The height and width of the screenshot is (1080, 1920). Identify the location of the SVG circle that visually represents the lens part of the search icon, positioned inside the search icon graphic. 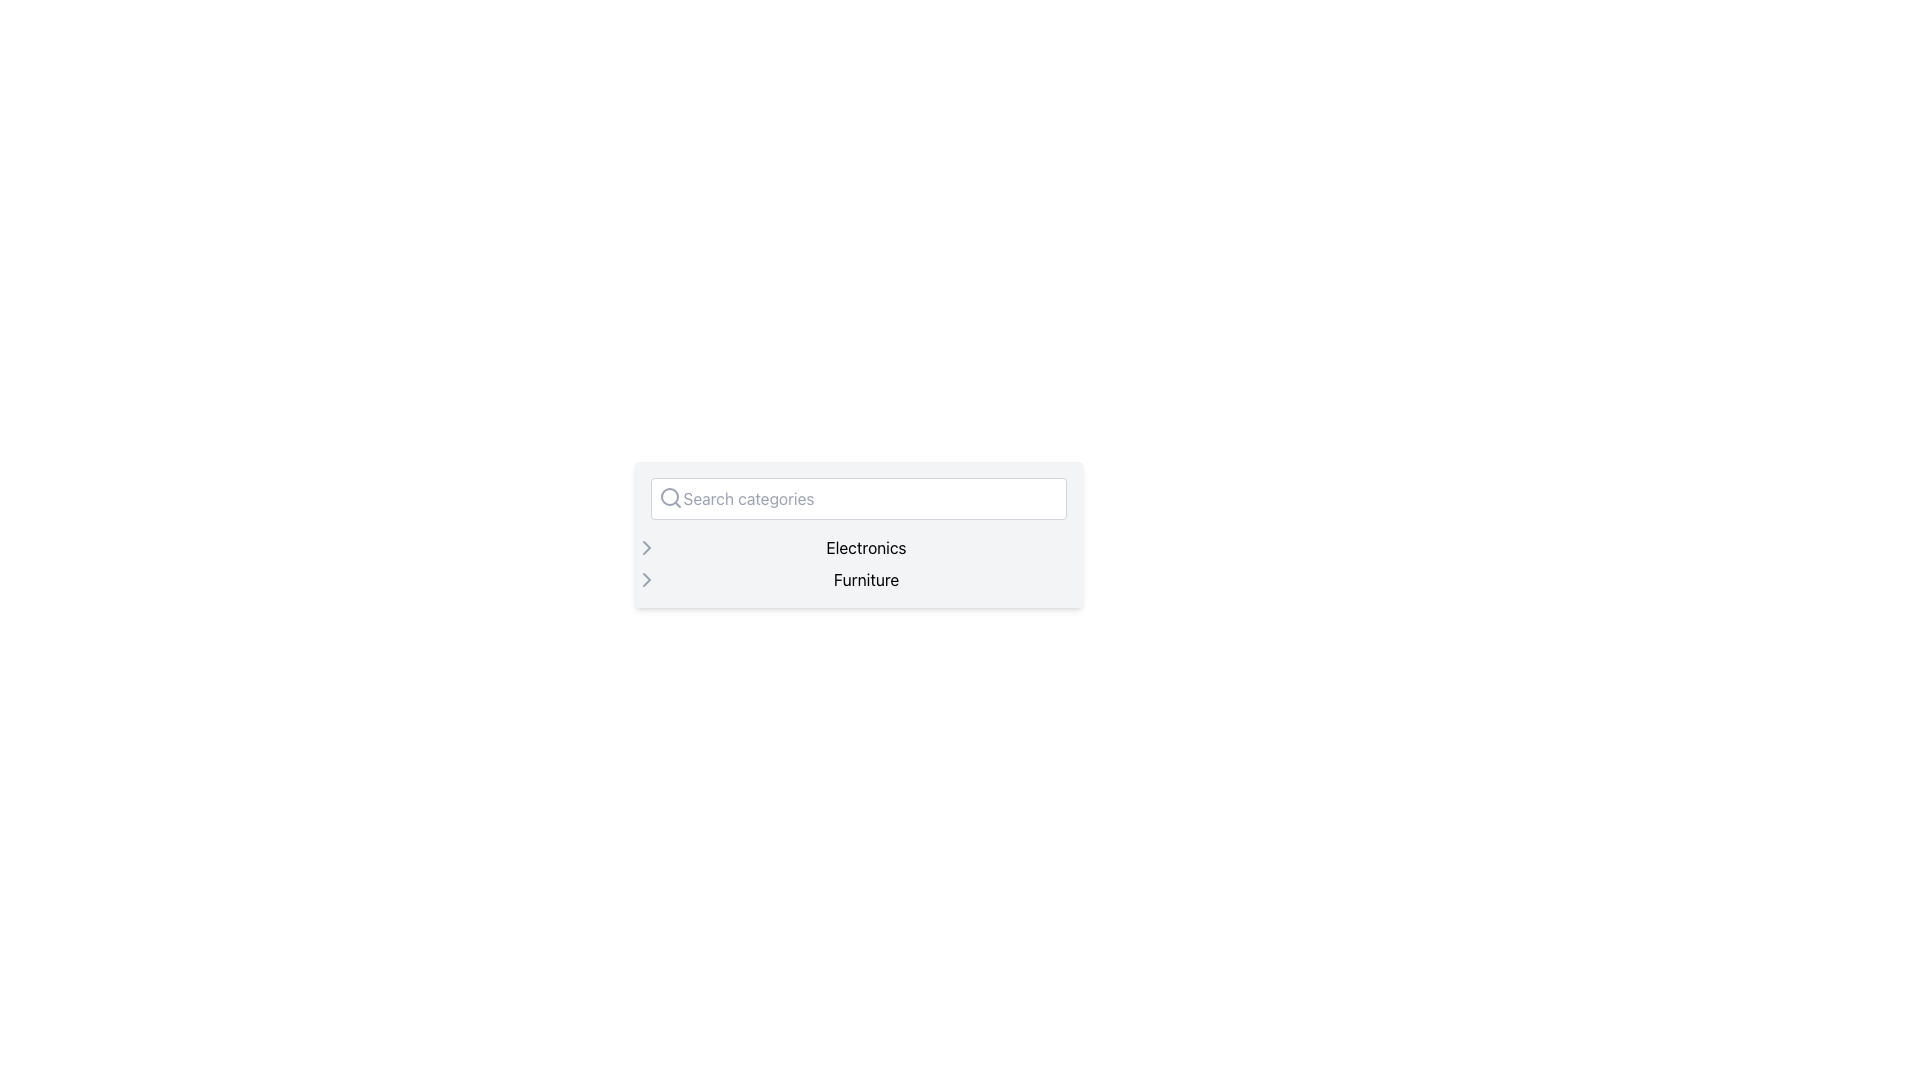
(669, 496).